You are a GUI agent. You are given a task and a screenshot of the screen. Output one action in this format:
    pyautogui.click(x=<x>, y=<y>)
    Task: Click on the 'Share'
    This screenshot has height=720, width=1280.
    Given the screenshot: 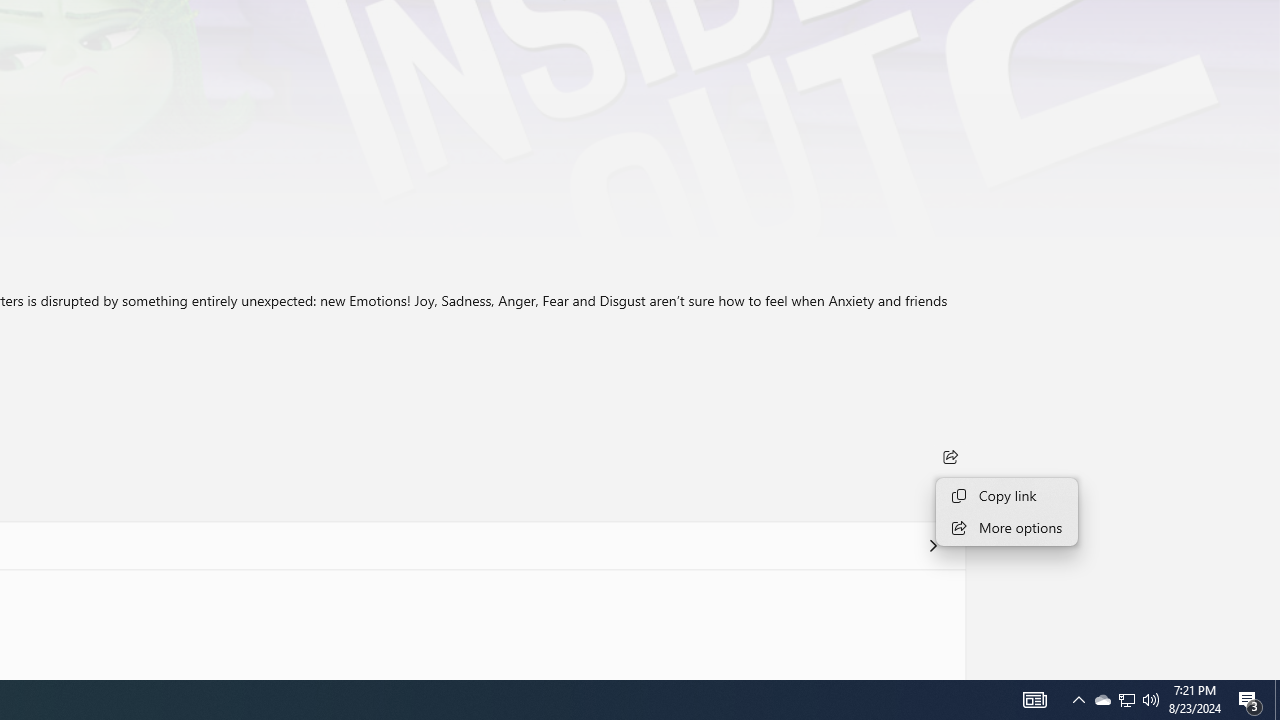 What is the action you would take?
    pyautogui.click(x=949, y=456)
    